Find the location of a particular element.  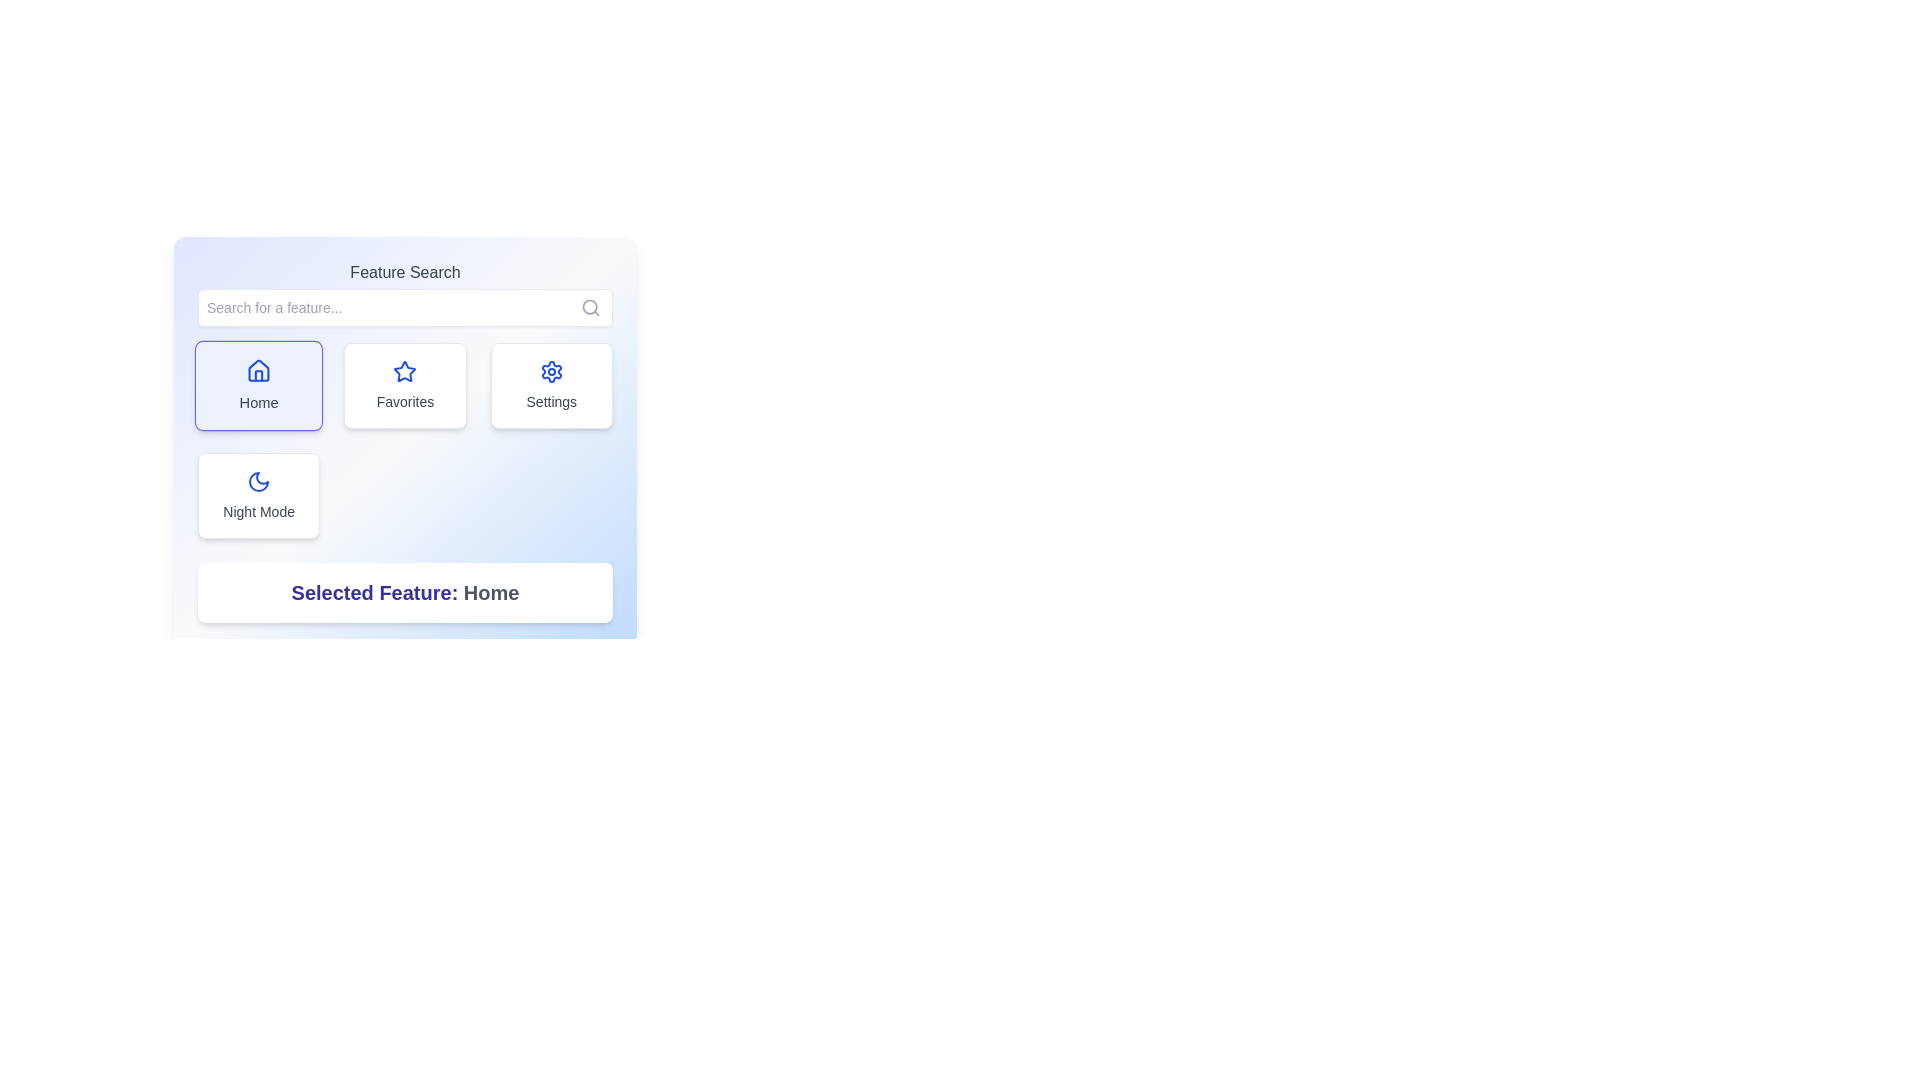

the 'Home' button located at the top-left of the grid layout below the search bar area is located at coordinates (258, 385).